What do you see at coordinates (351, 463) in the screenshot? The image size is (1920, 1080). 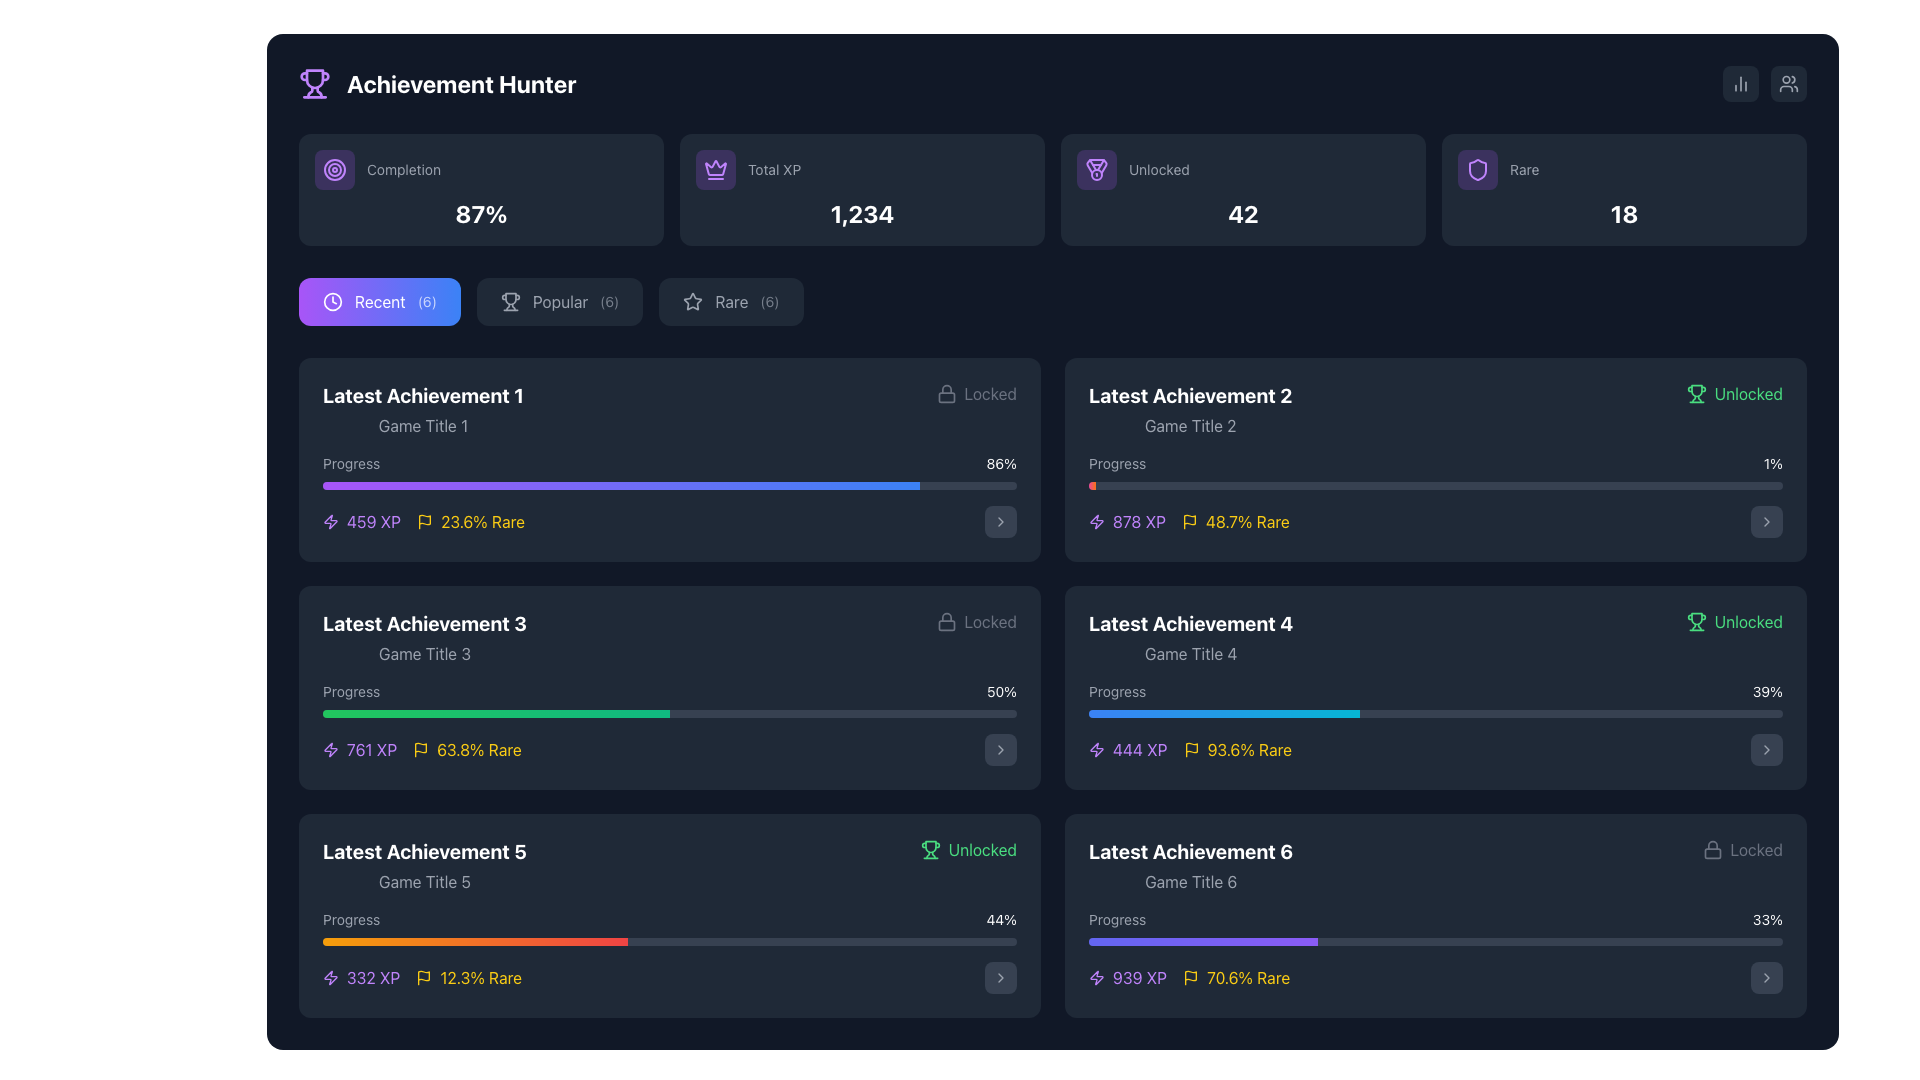 I see `the text label displaying 'Progress' in light gray within the 'Latest Achievement 1' panel, located above the progress bar` at bounding box center [351, 463].